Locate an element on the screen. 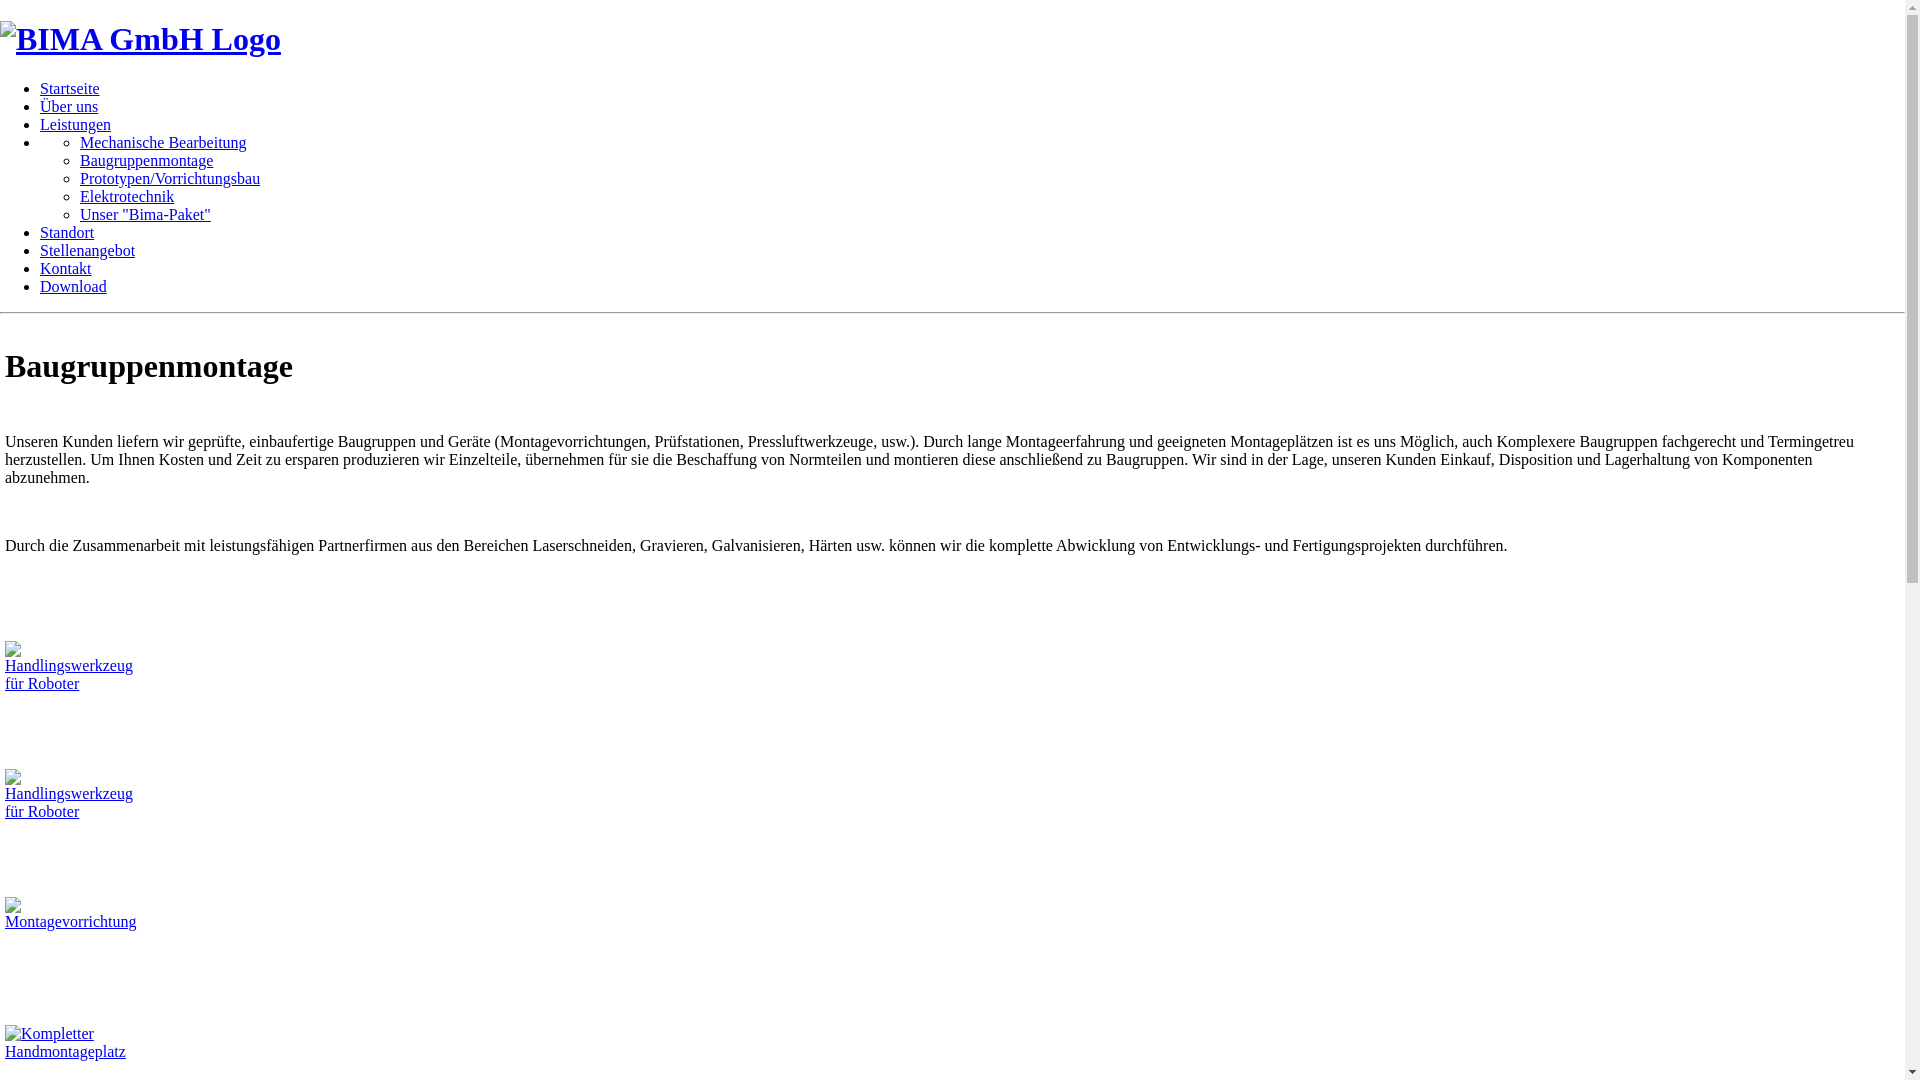 The width and height of the screenshot is (1920, 1080). 'Stellenangebot' is located at coordinates (86, 249).